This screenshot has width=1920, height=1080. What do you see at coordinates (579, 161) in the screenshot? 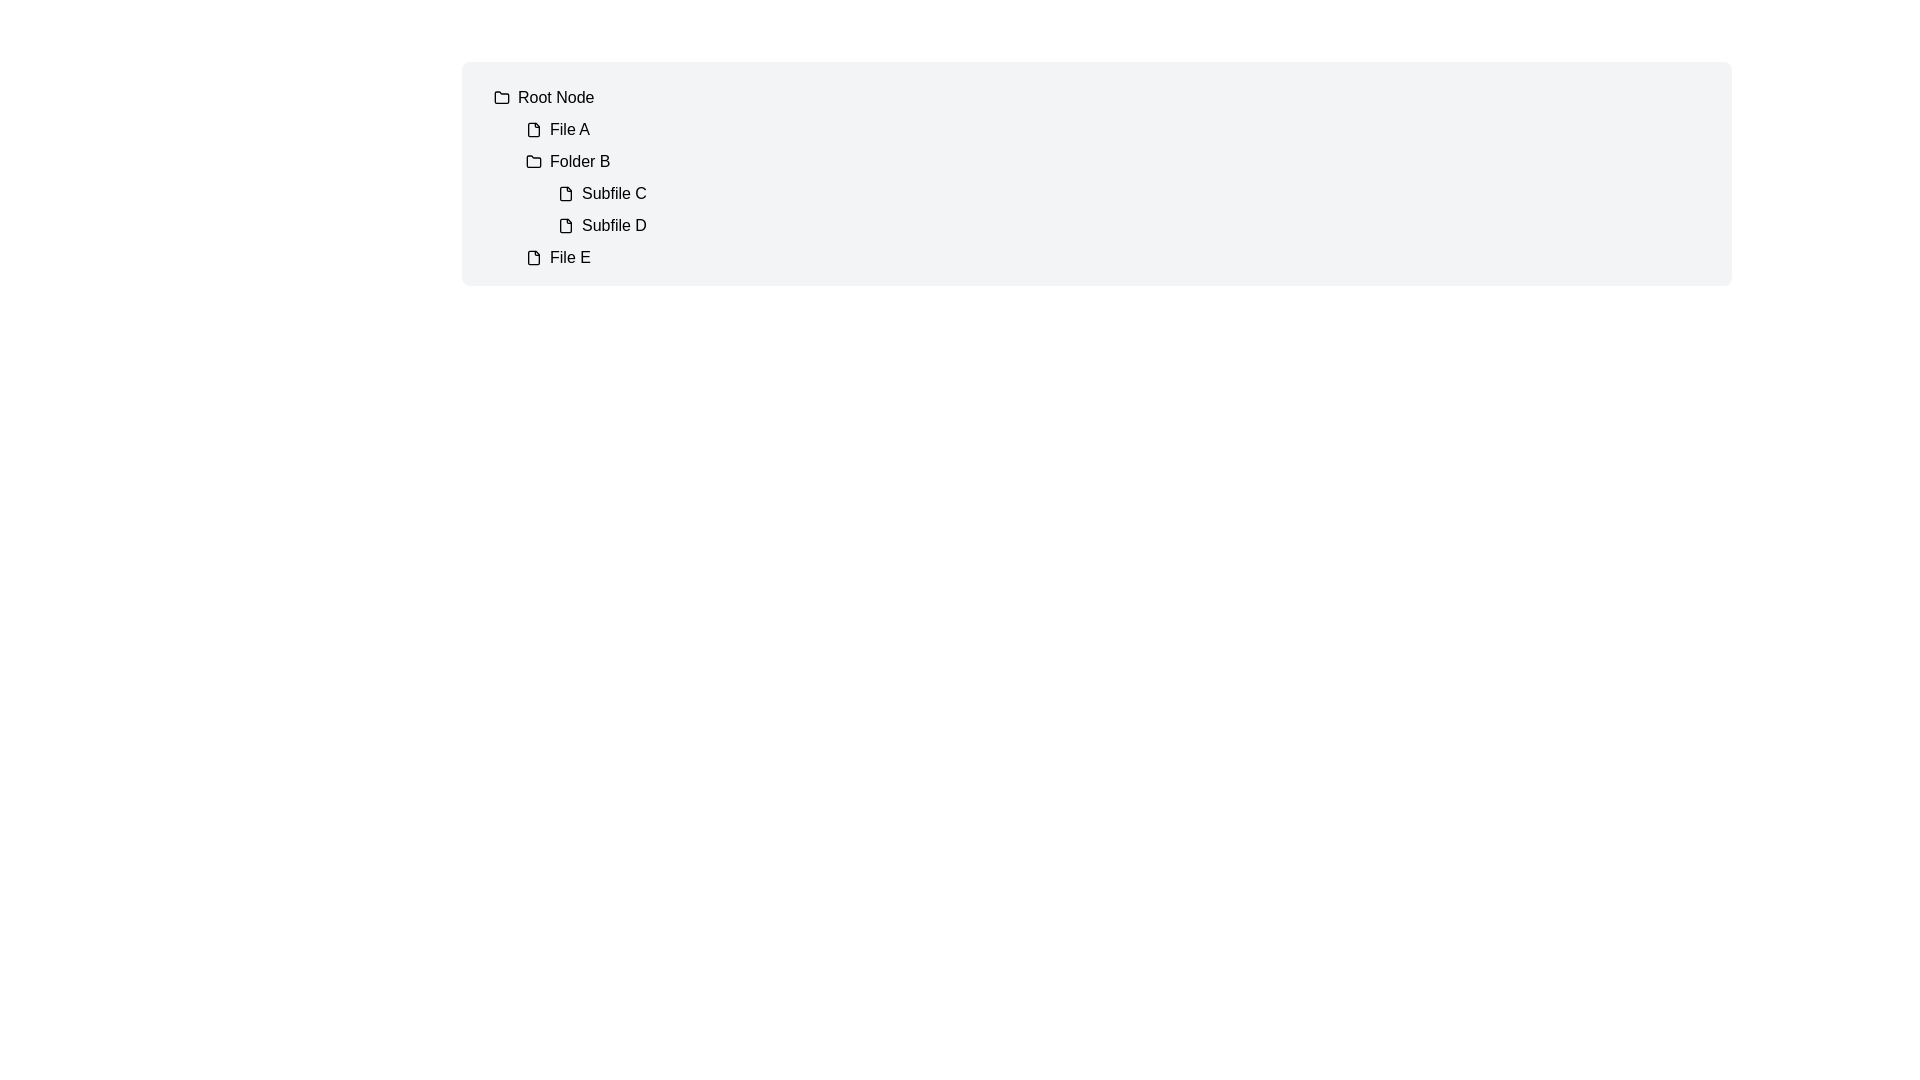
I see `the text label that indicates the name of the folder, which is the second element in the folder entry group under the 'Root Node'` at bounding box center [579, 161].